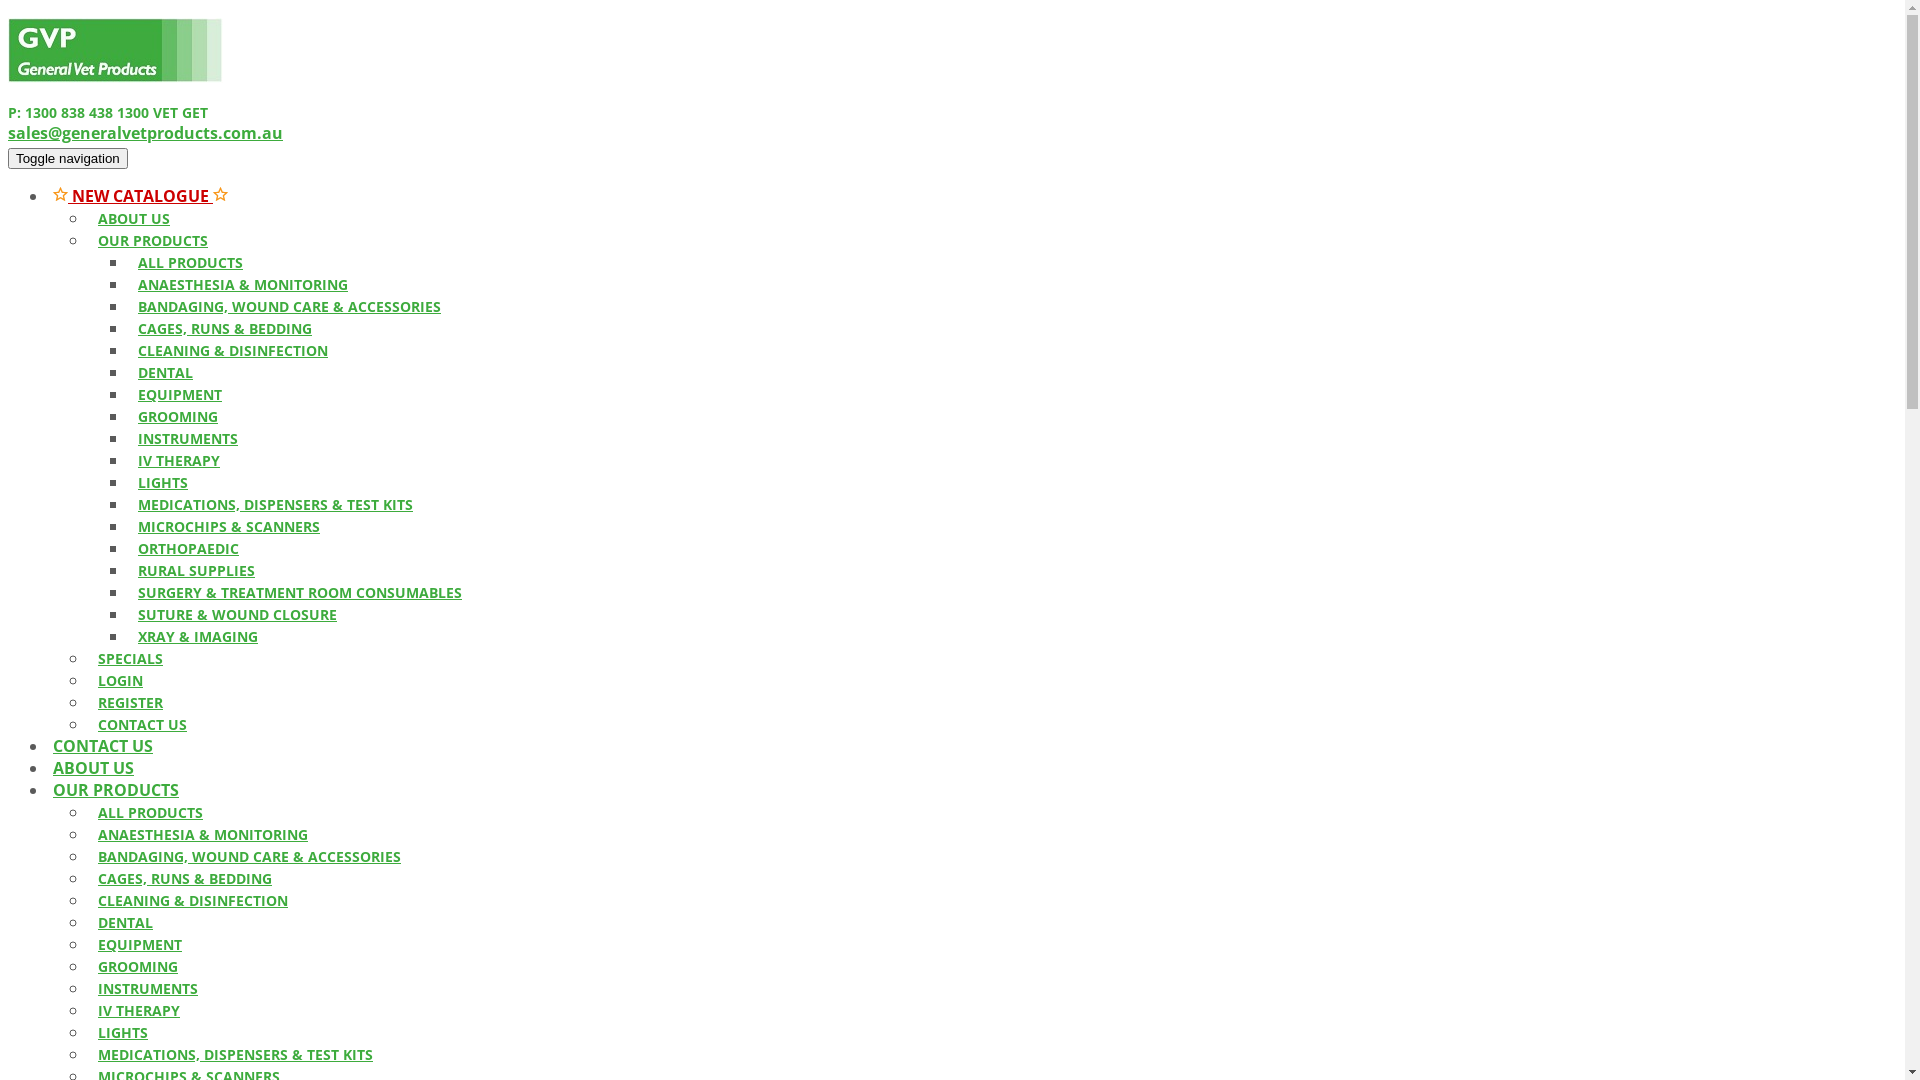  What do you see at coordinates (248, 855) in the screenshot?
I see `'BANDAGING, WOUND CARE & ACCESSORIES'` at bounding box center [248, 855].